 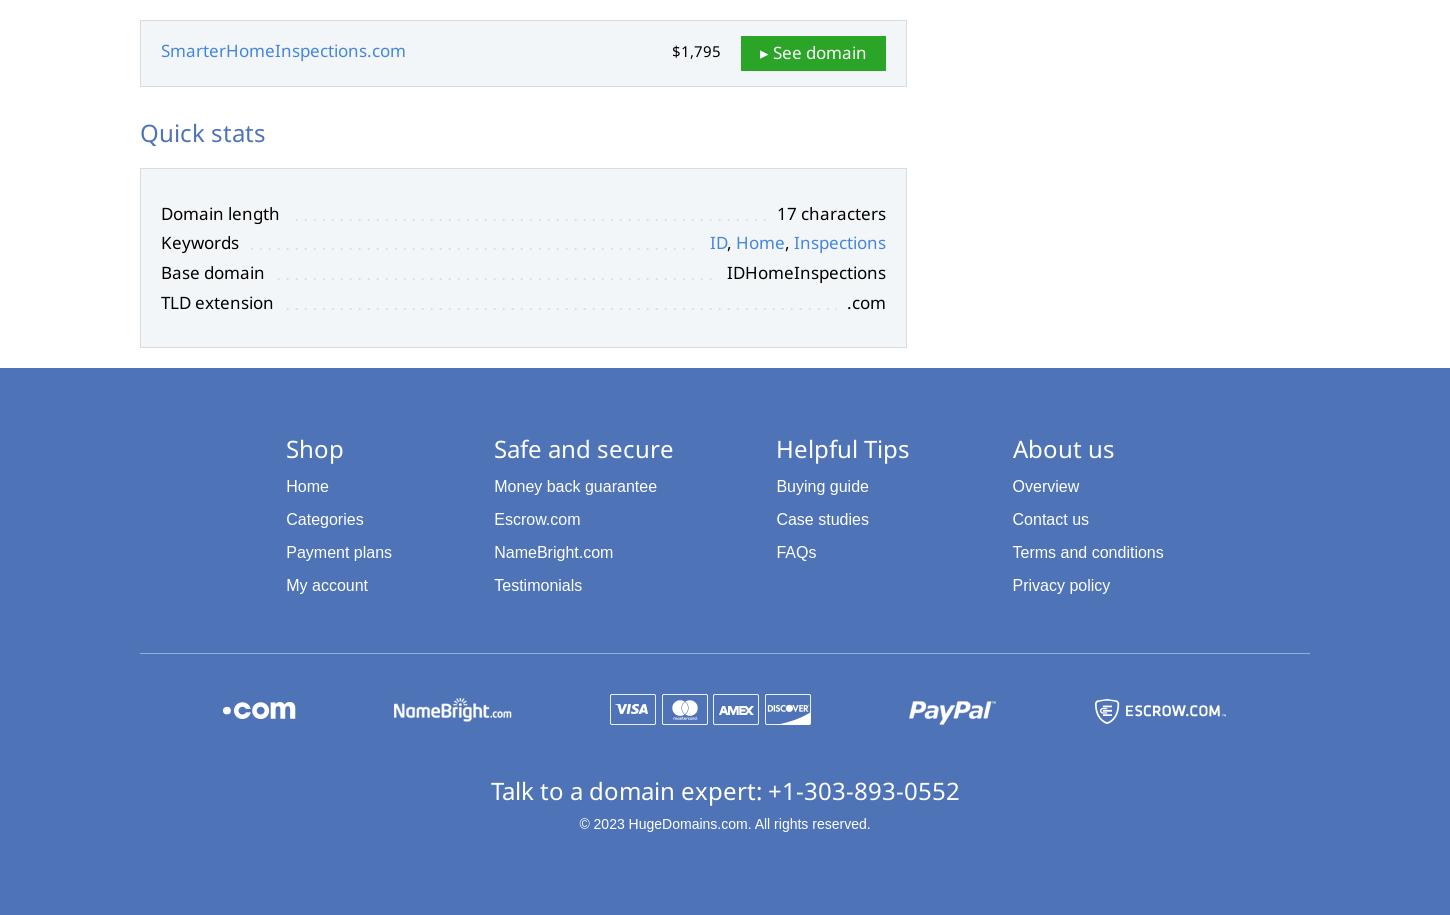 What do you see at coordinates (219, 212) in the screenshot?
I see `'Domain length'` at bounding box center [219, 212].